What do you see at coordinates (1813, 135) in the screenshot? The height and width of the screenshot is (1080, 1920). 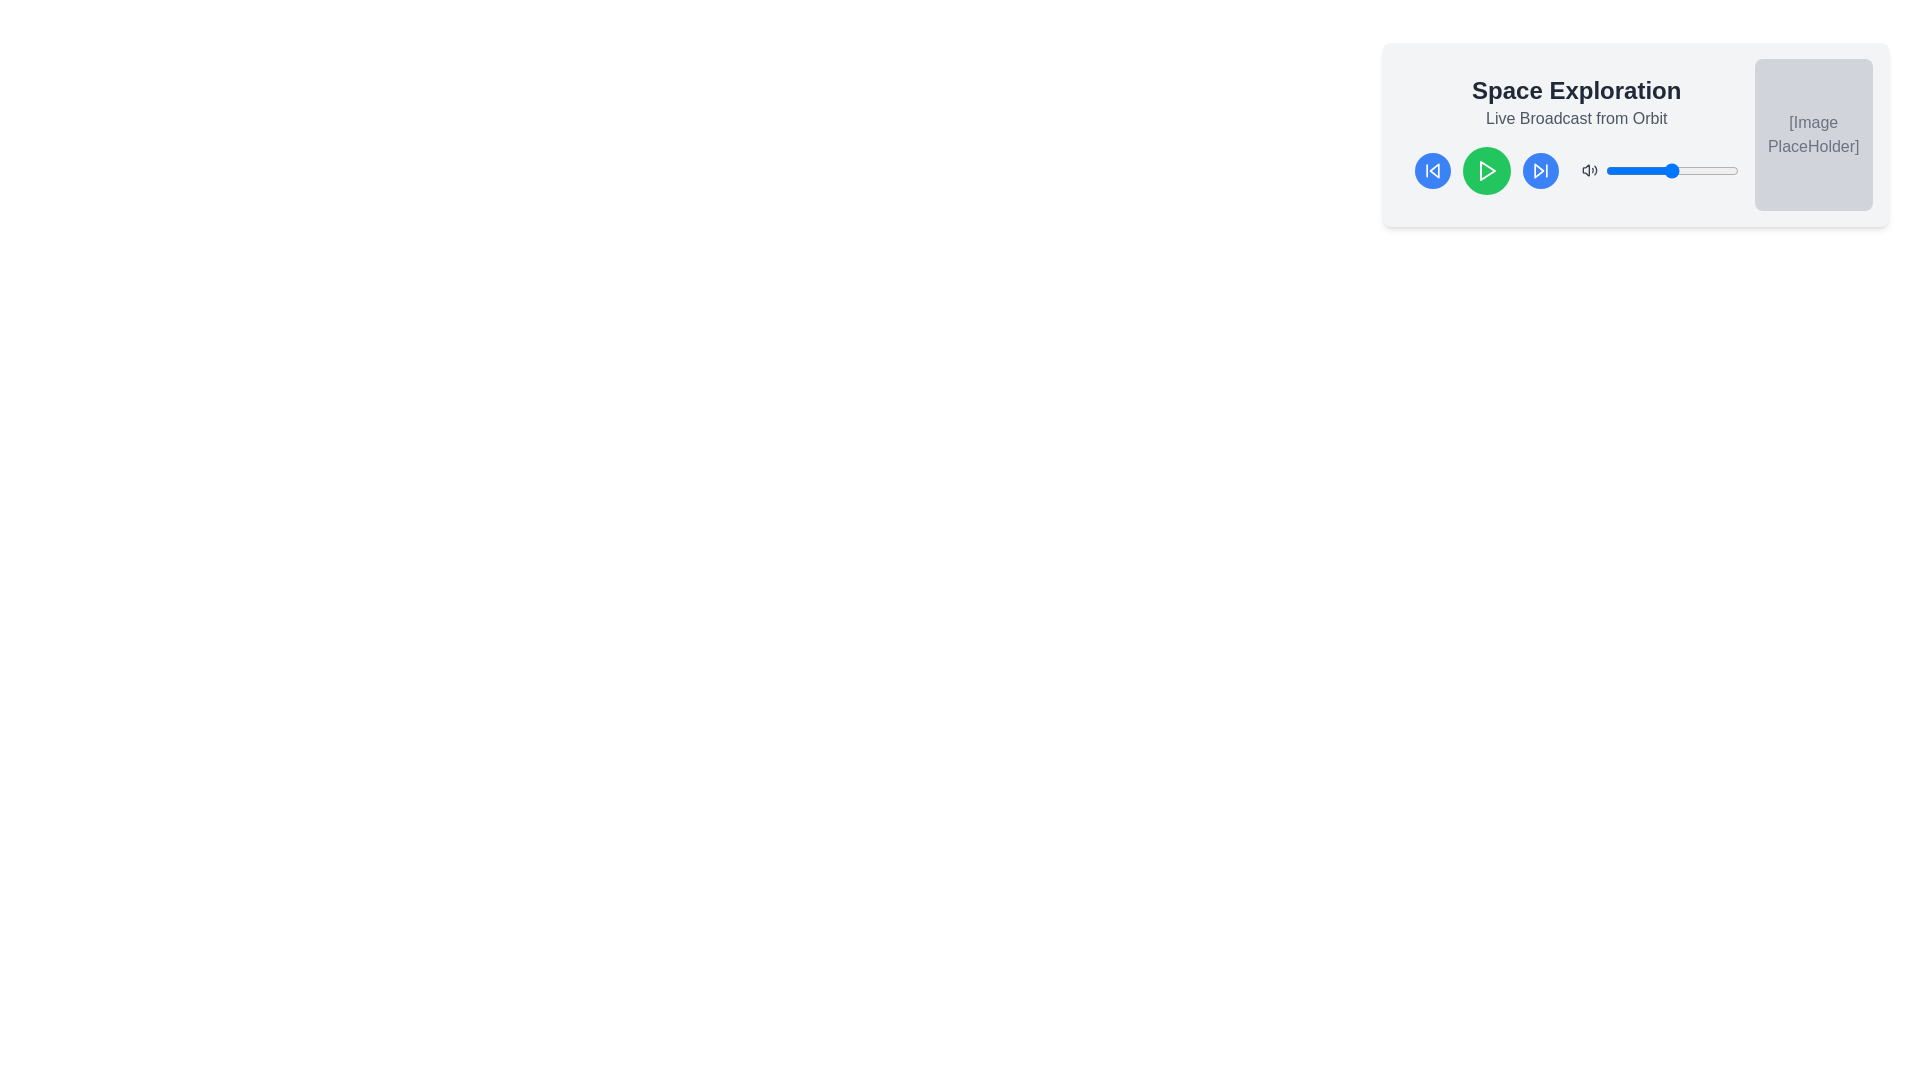 I see `the image placeholder located in the top-right corner of the card structure, adjacent to the 'Space Exploration' and 'Live Broadcast from Orbit' text blocks` at bounding box center [1813, 135].